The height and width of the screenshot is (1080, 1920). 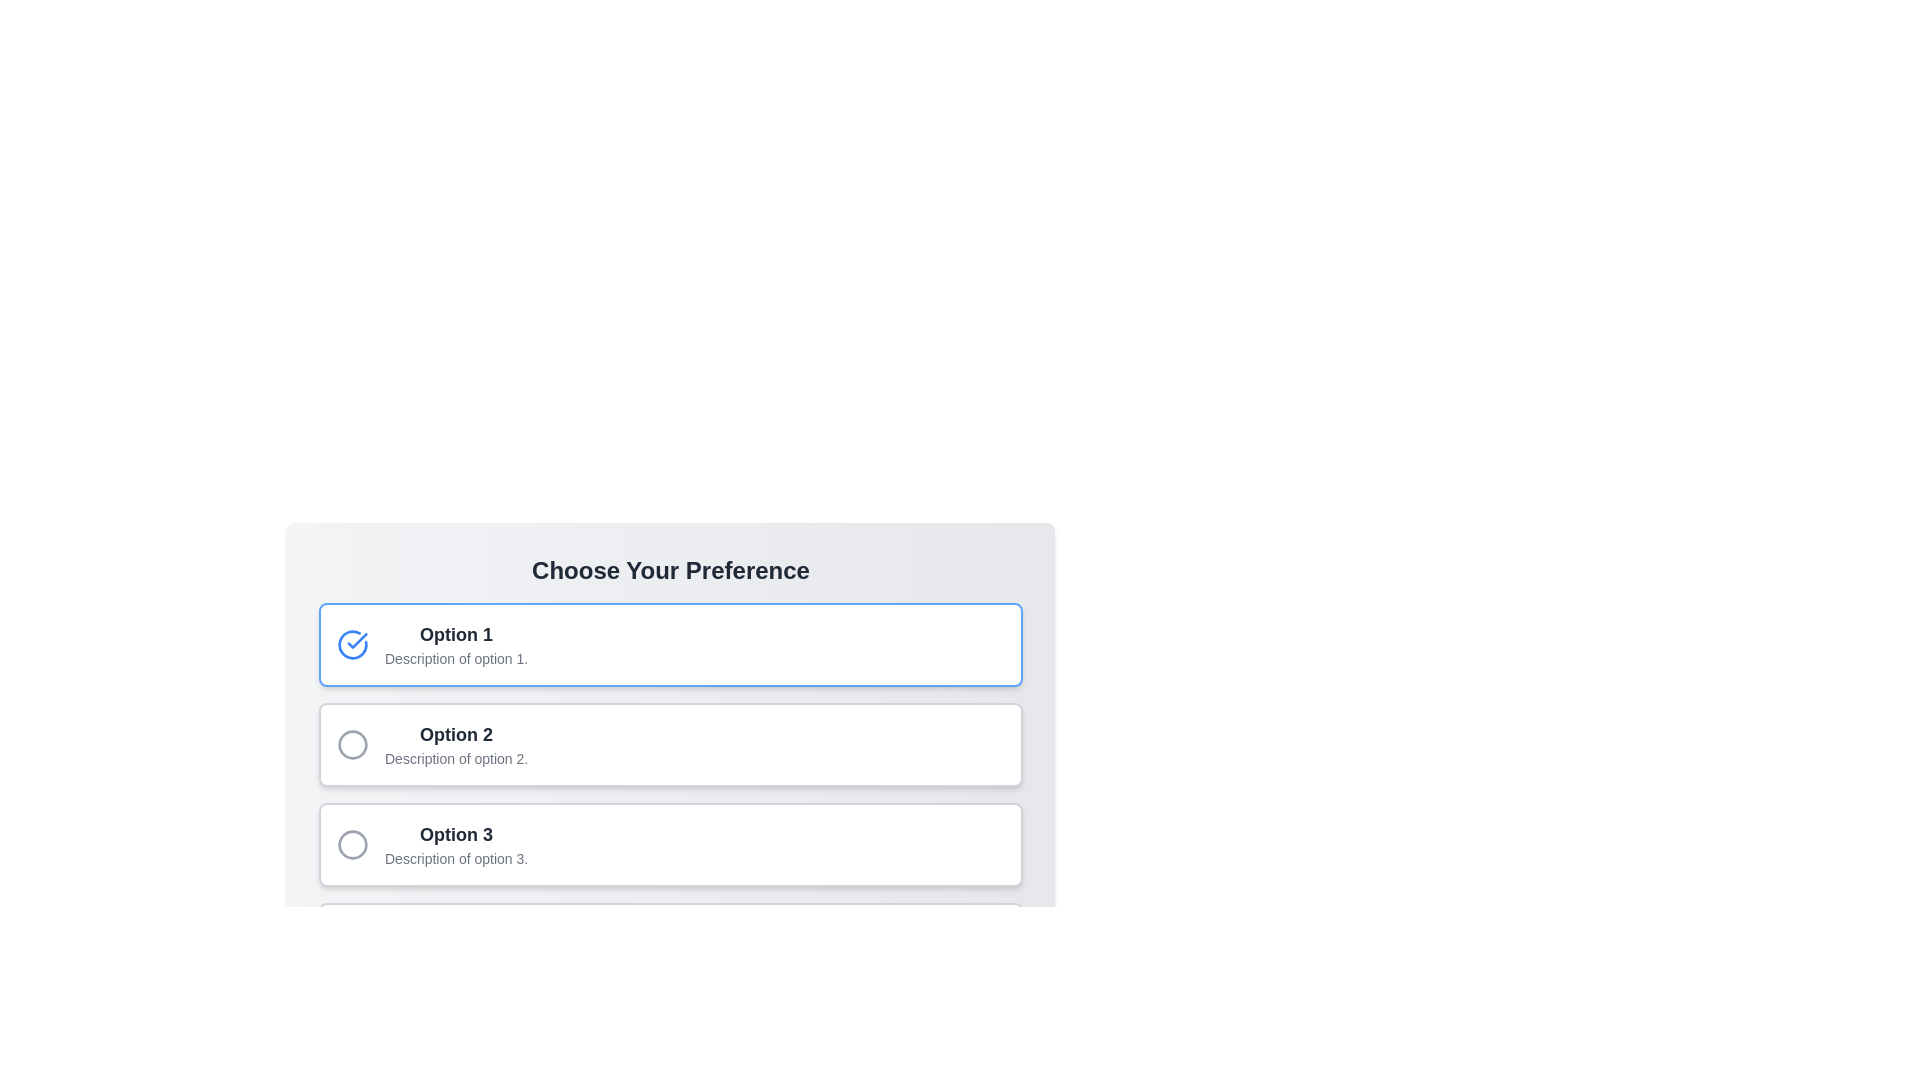 What do you see at coordinates (671, 744) in the screenshot?
I see `the second selectable option in the list` at bounding box center [671, 744].